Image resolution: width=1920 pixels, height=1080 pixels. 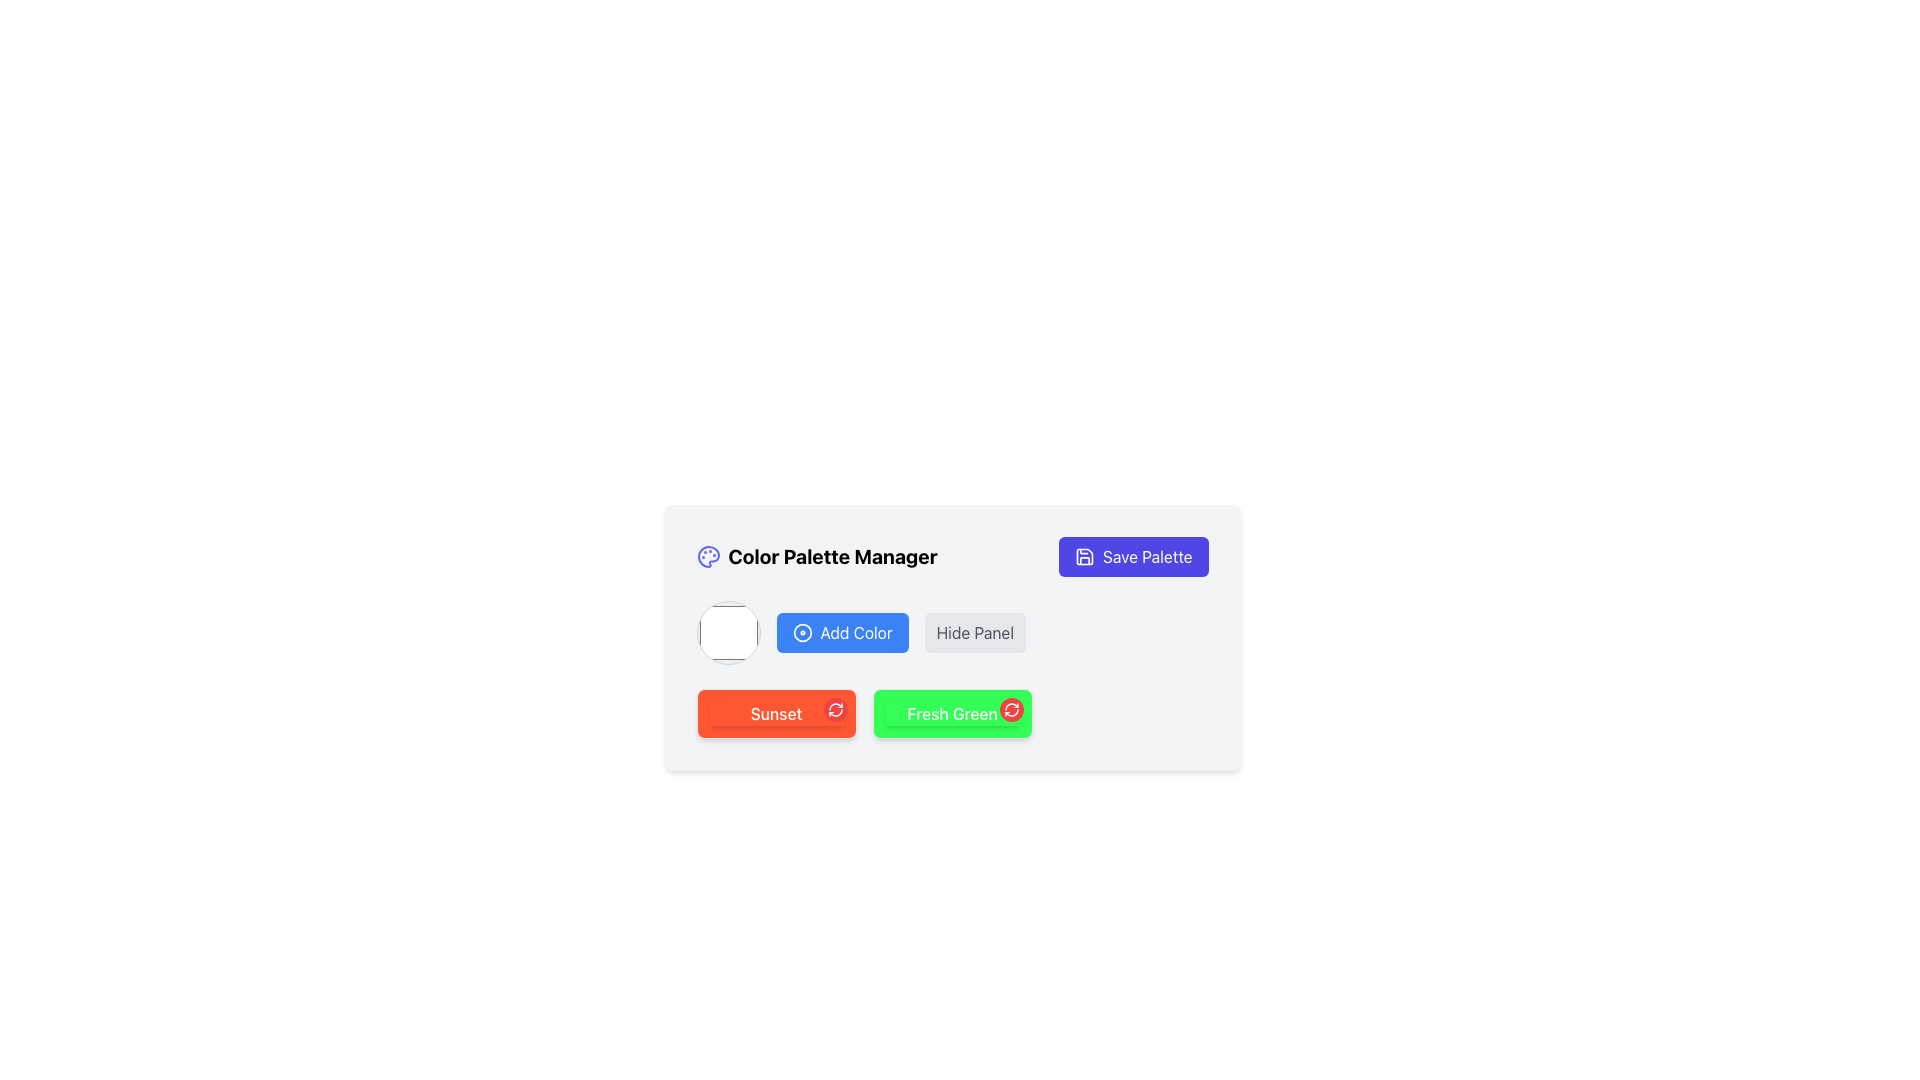 What do you see at coordinates (1133, 556) in the screenshot?
I see `the save button located at the top-right corner of the 'Color Palette Manager' dialogue box to activate its hover effect` at bounding box center [1133, 556].